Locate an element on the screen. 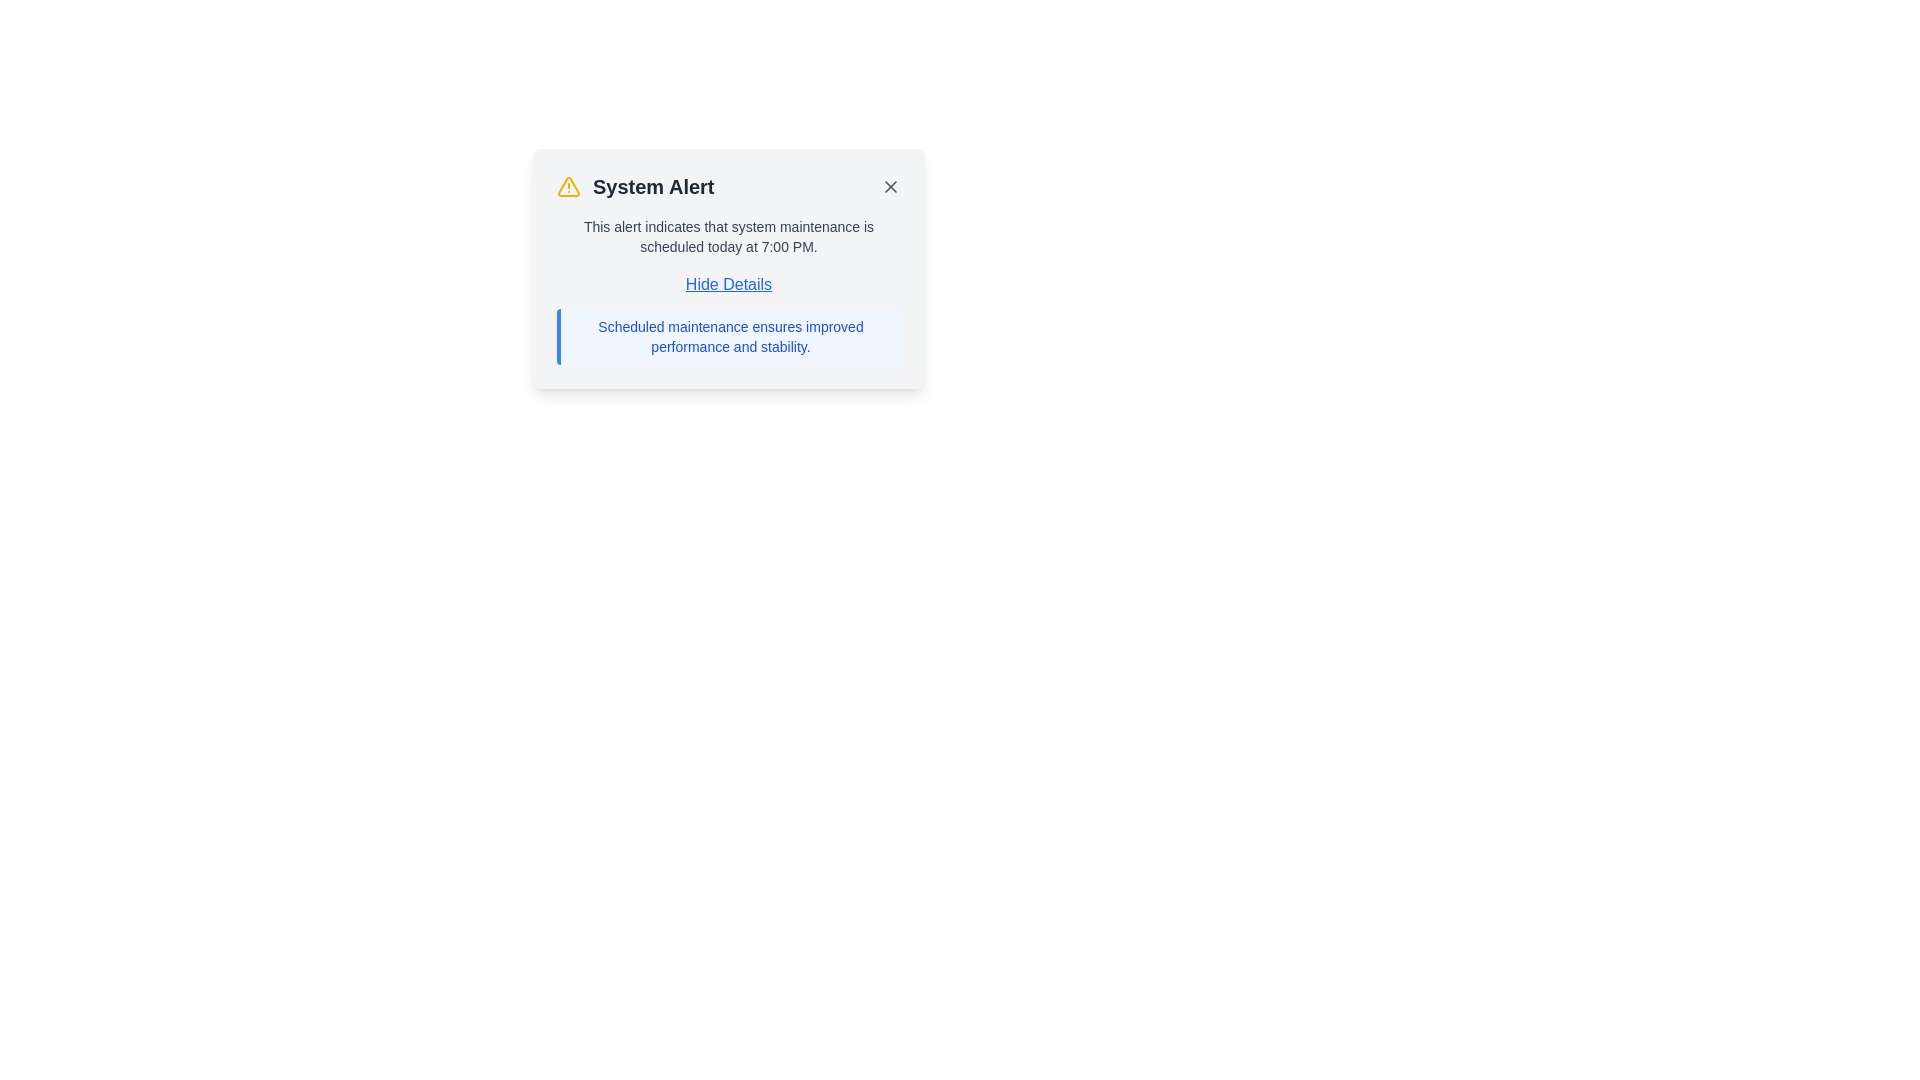 The height and width of the screenshot is (1080, 1920). the static text displaying 'Scheduled maintenance ensures improved performance and stability.' located at the bottom center of the blue-bordered notification box labeled 'System Alert.' is located at coordinates (729, 335).